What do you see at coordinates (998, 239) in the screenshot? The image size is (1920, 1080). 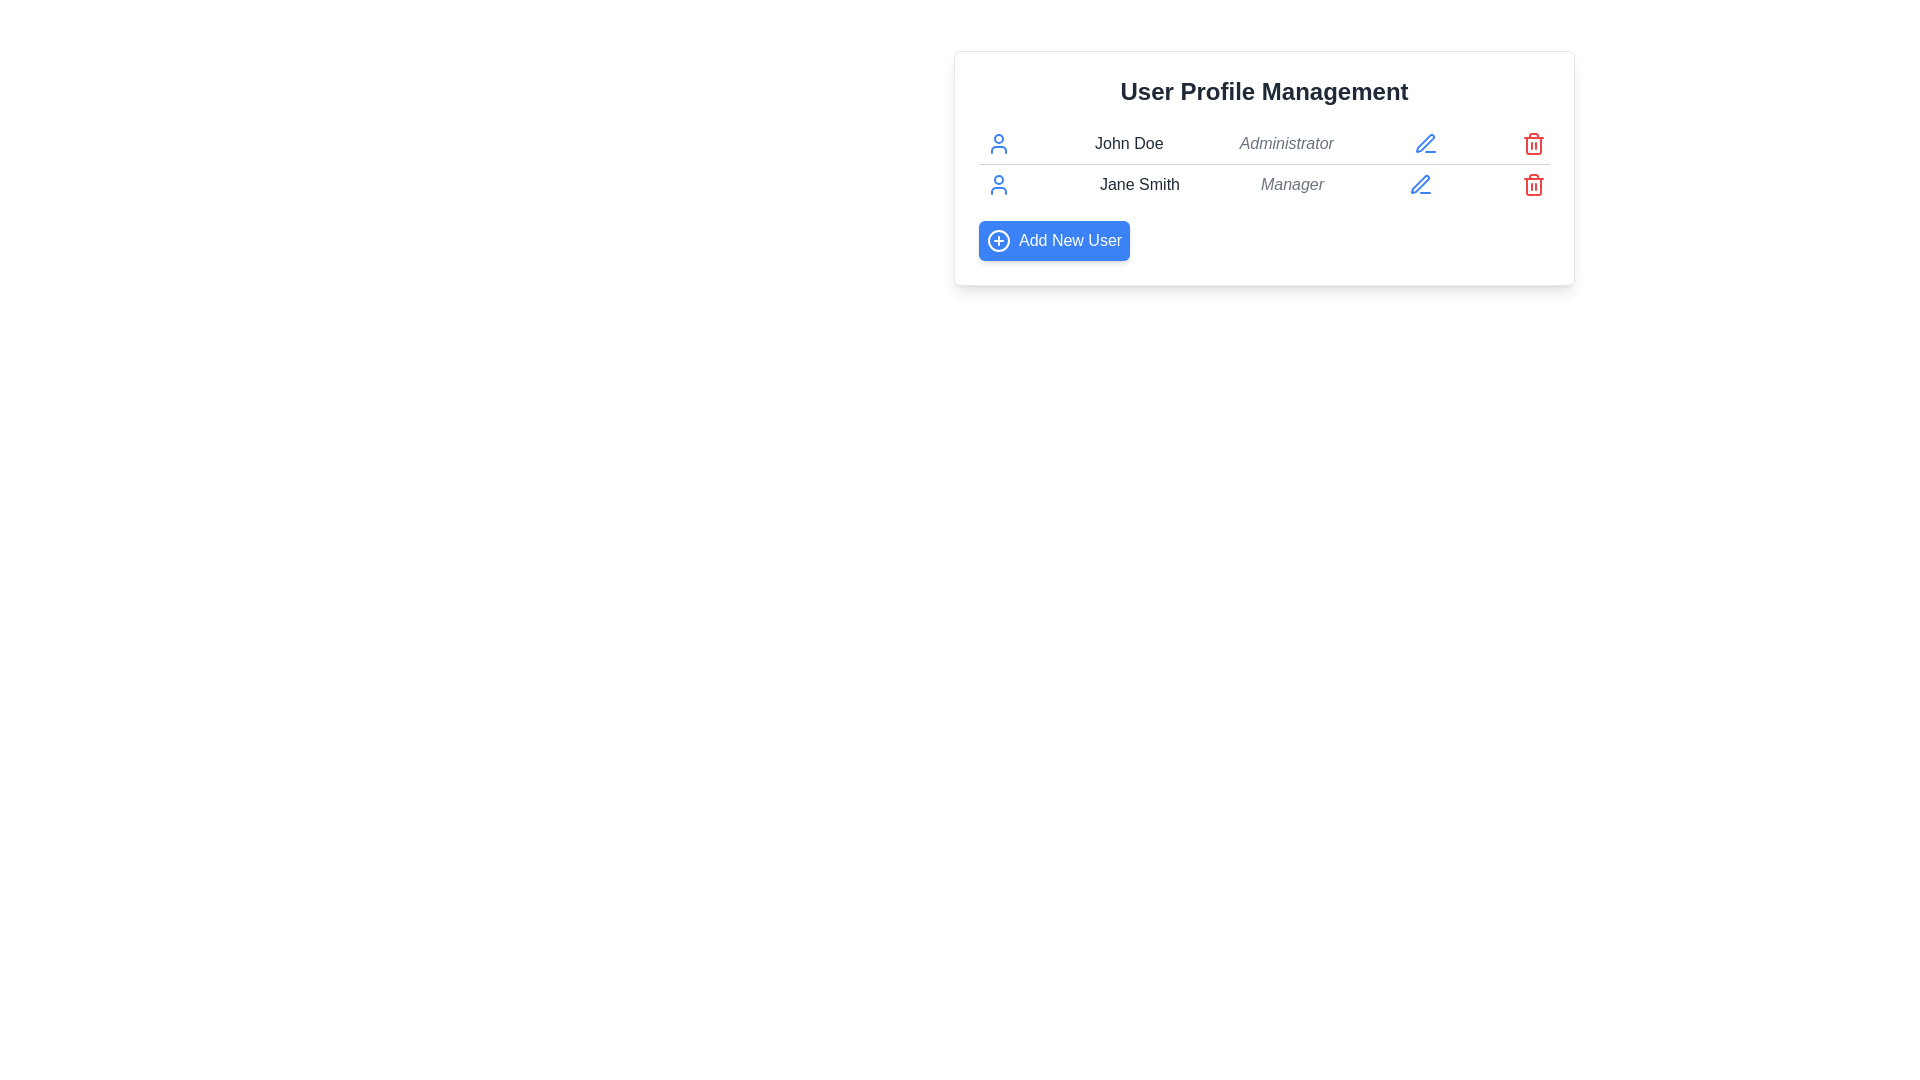 I see `the circular decorative element of the 'Add New User' button icon, which emphasizes the interactive adding functionality` at bounding box center [998, 239].